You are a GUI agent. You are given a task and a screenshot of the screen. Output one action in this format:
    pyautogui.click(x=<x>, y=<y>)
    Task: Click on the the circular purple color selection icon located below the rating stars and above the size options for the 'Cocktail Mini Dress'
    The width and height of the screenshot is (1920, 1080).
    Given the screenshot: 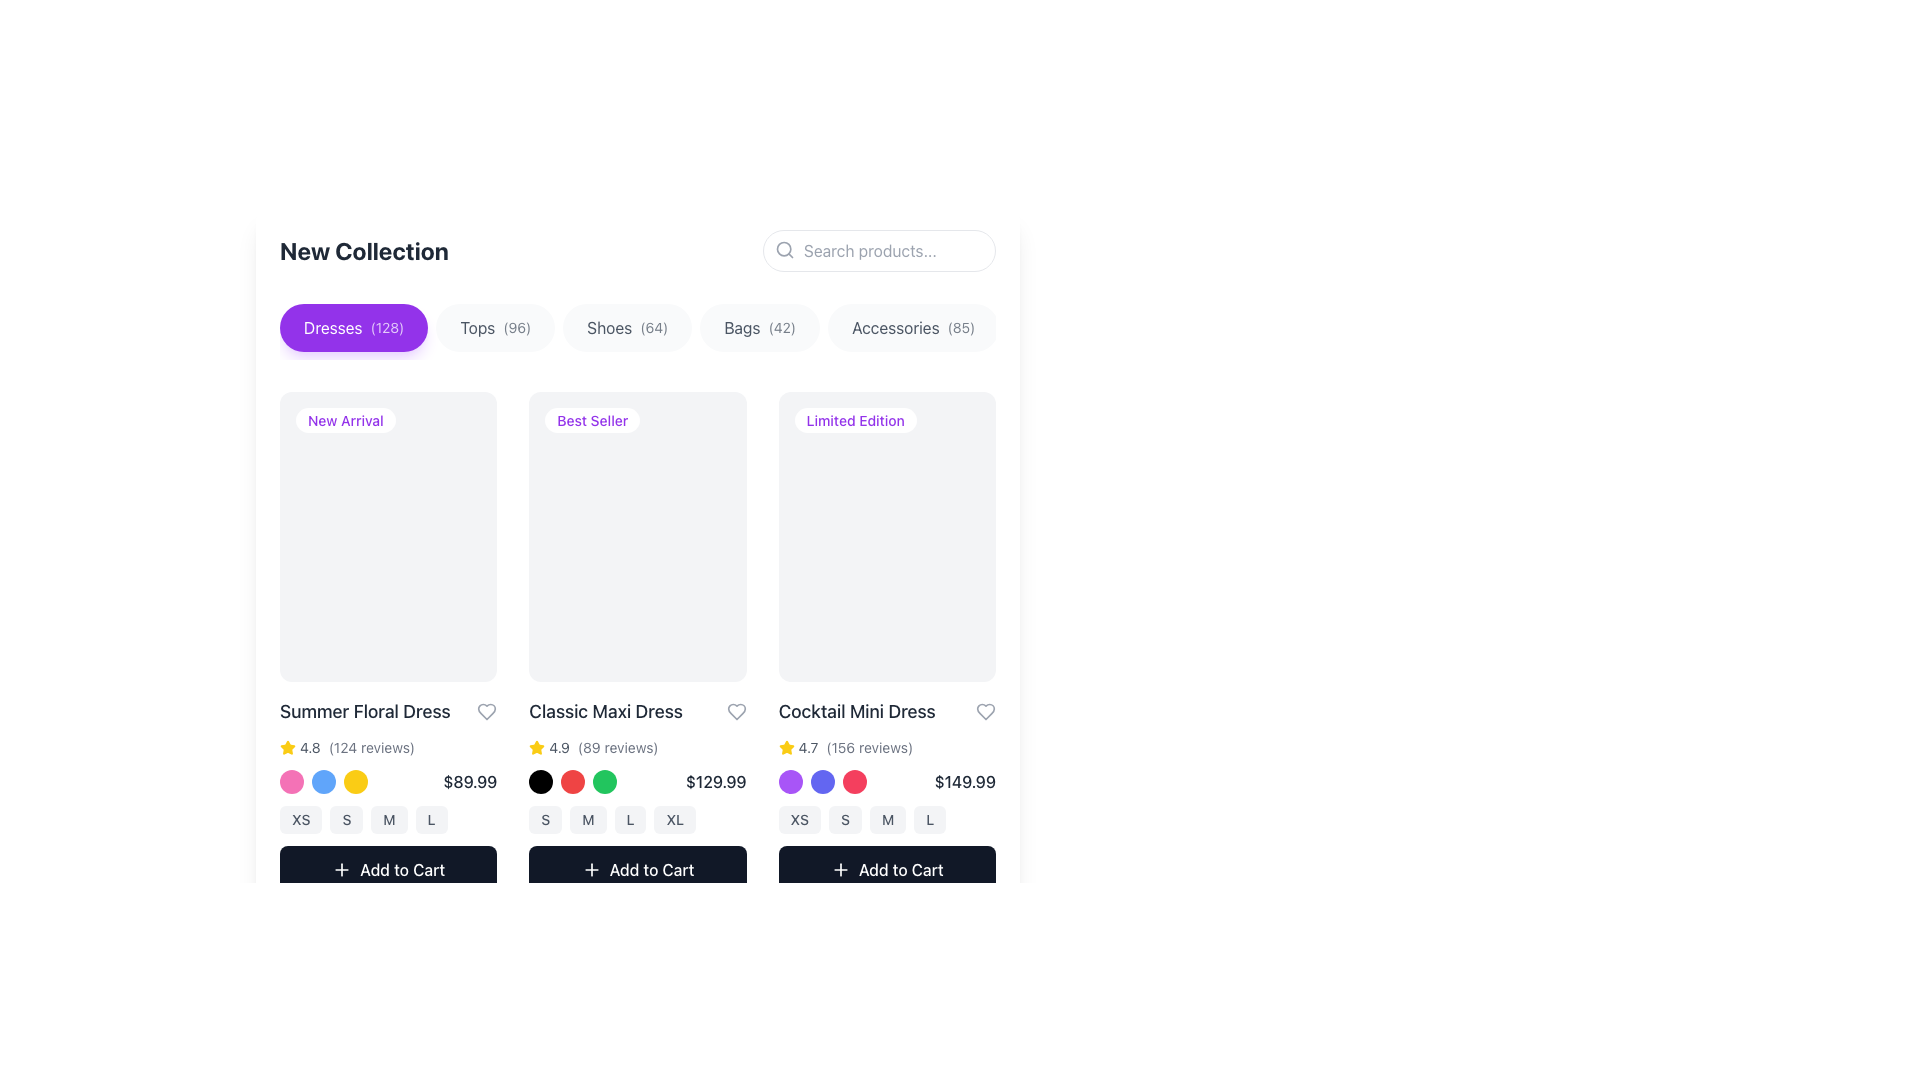 What is the action you would take?
    pyautogui.click(x=789, y=780)
    